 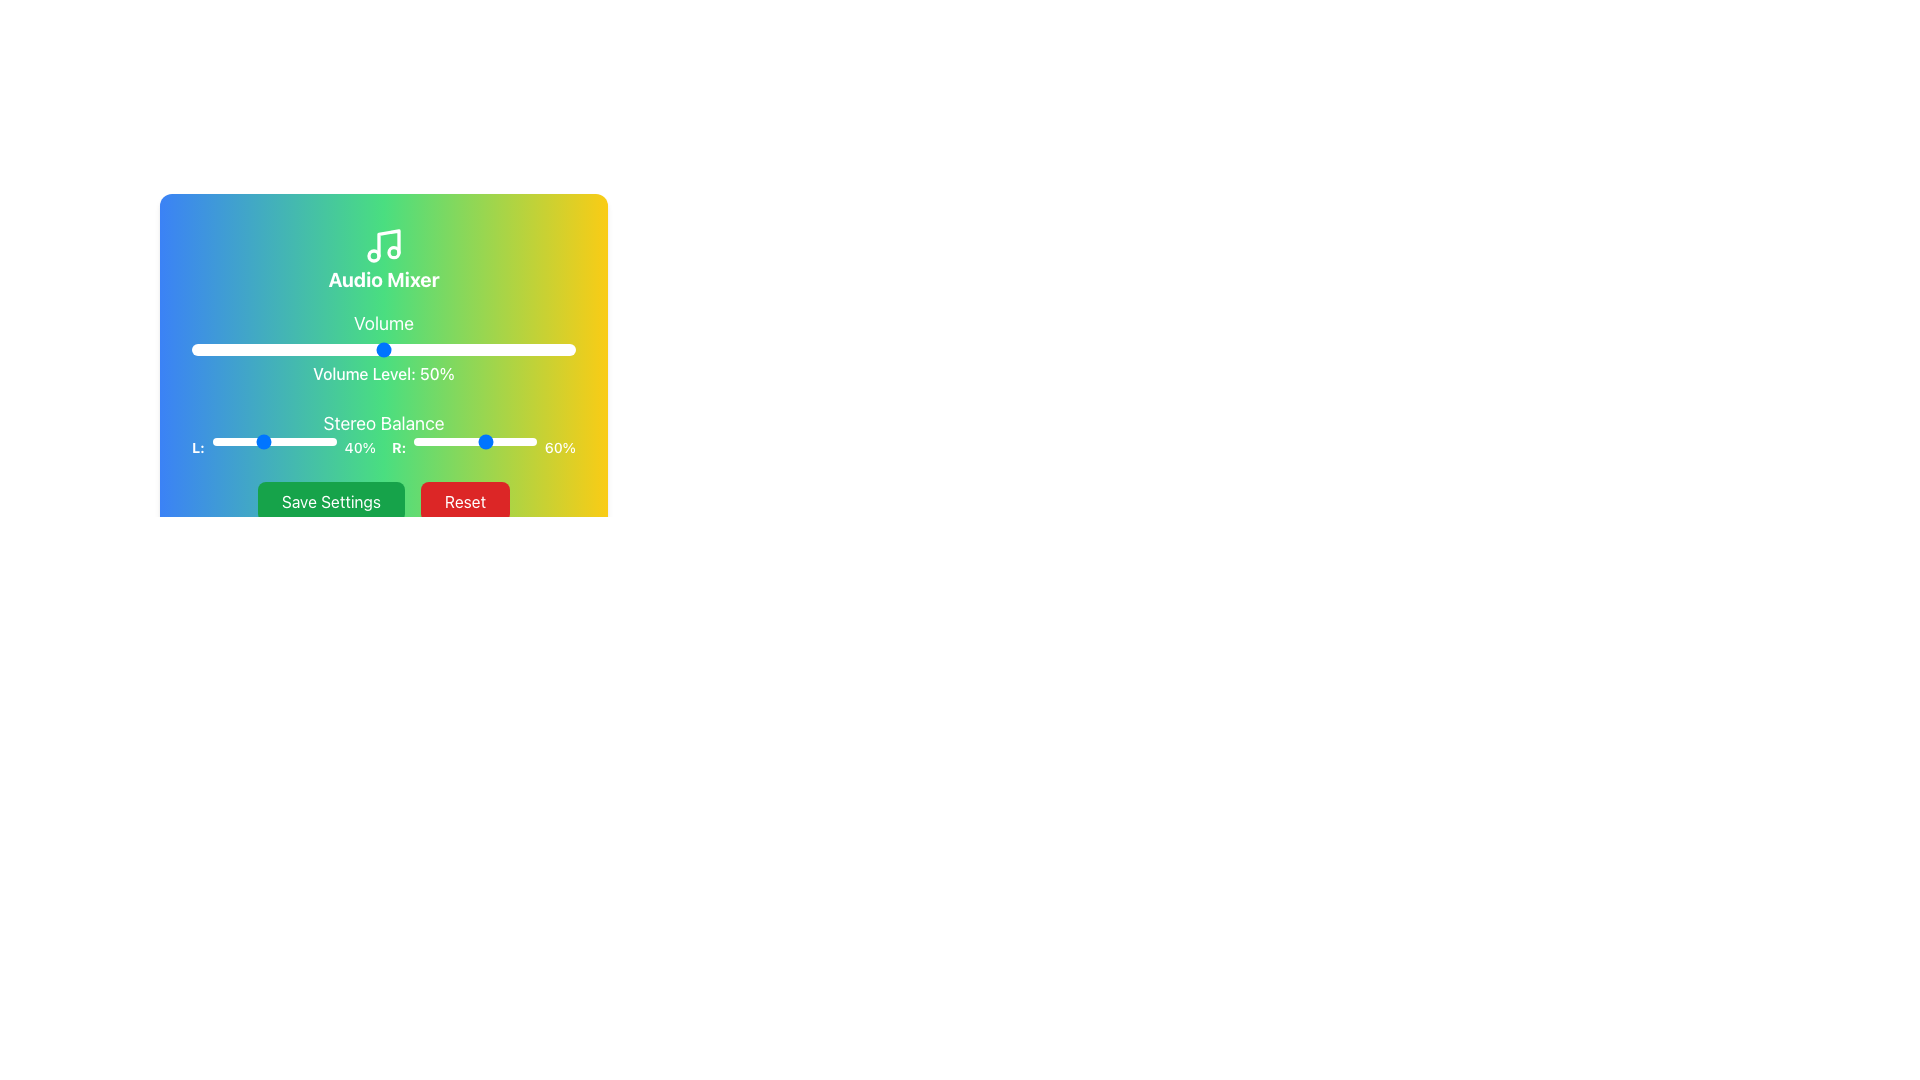 What do you see at coordinates (314, 441) in the screenshot?
I see `the left stereo balance` at bounding box center [314, 441].